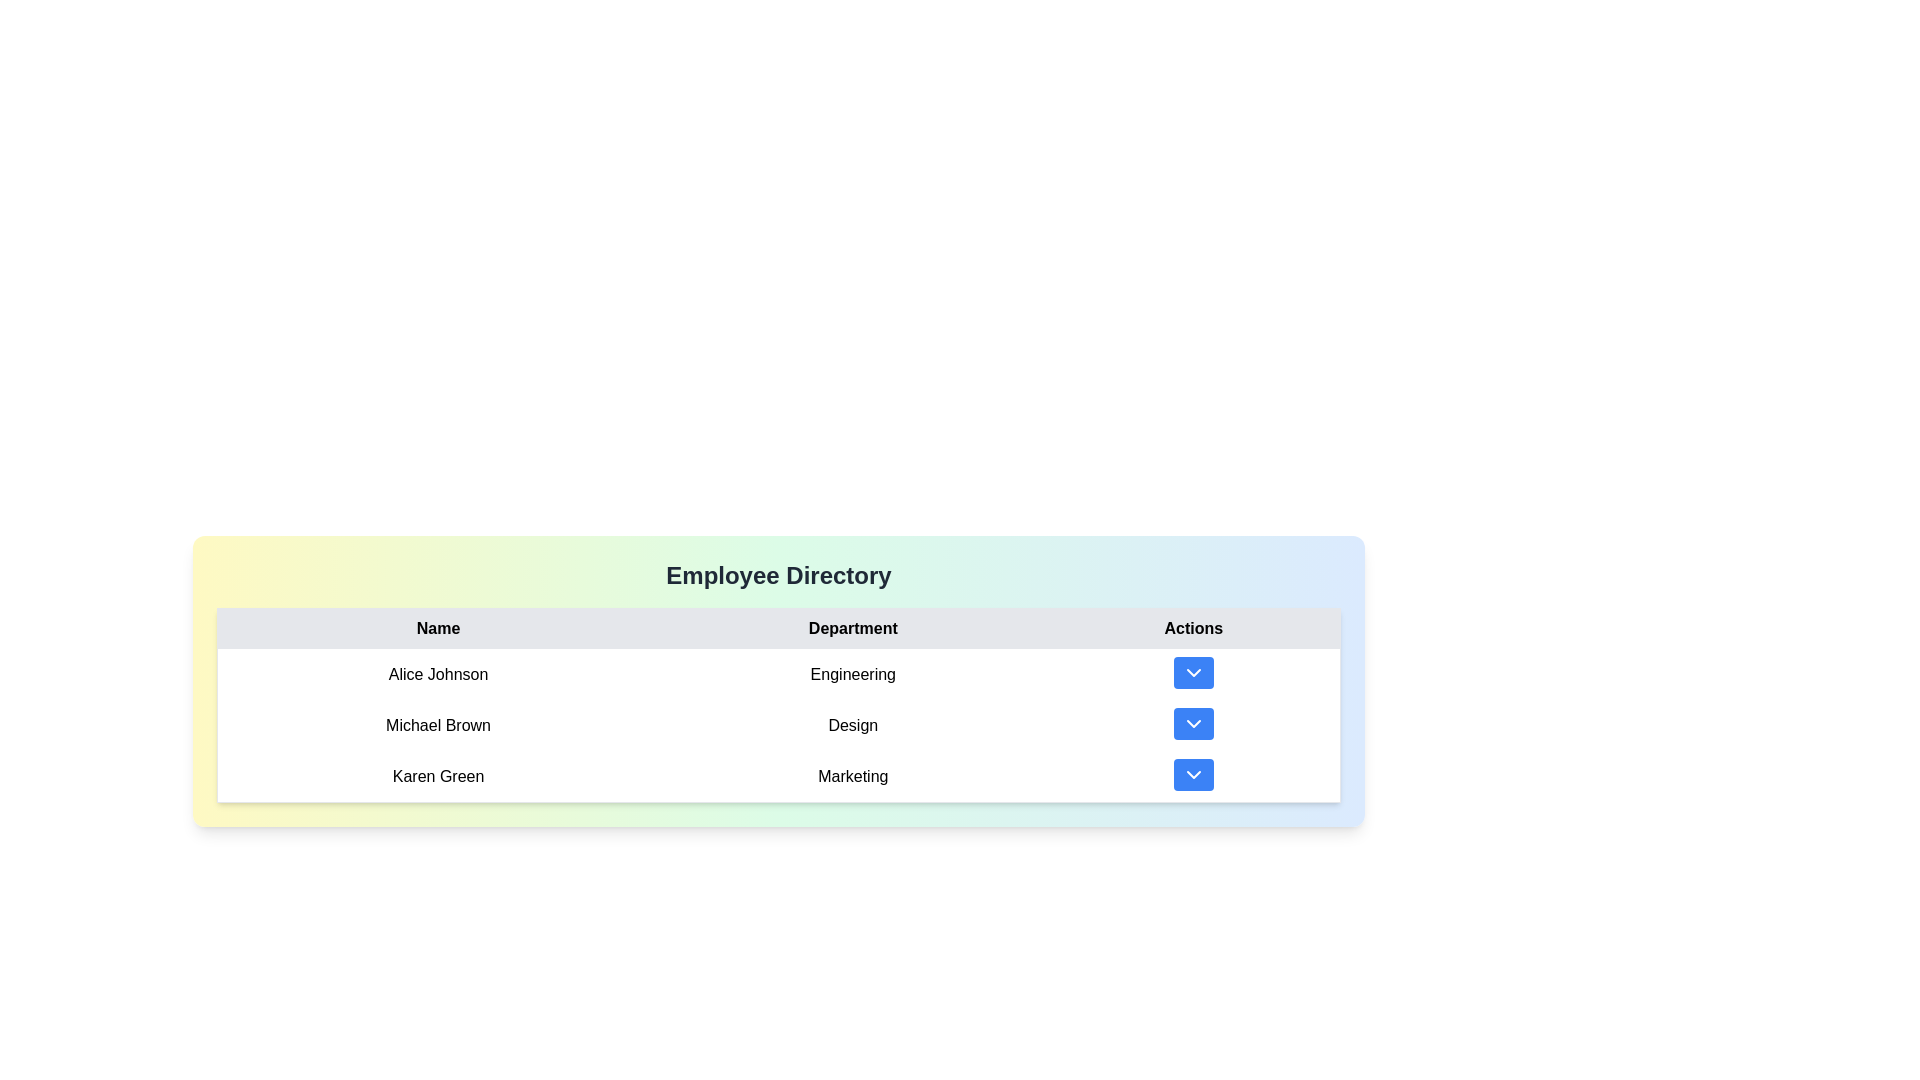 This screenshot has width=1920, height=1080. What do you see at coordinates (1193, 724) in the screenshot?
I see `the blue dropdown menu trigger button in the third column of the second row under the 'Actions' header` at bounding box center [1193, 724].